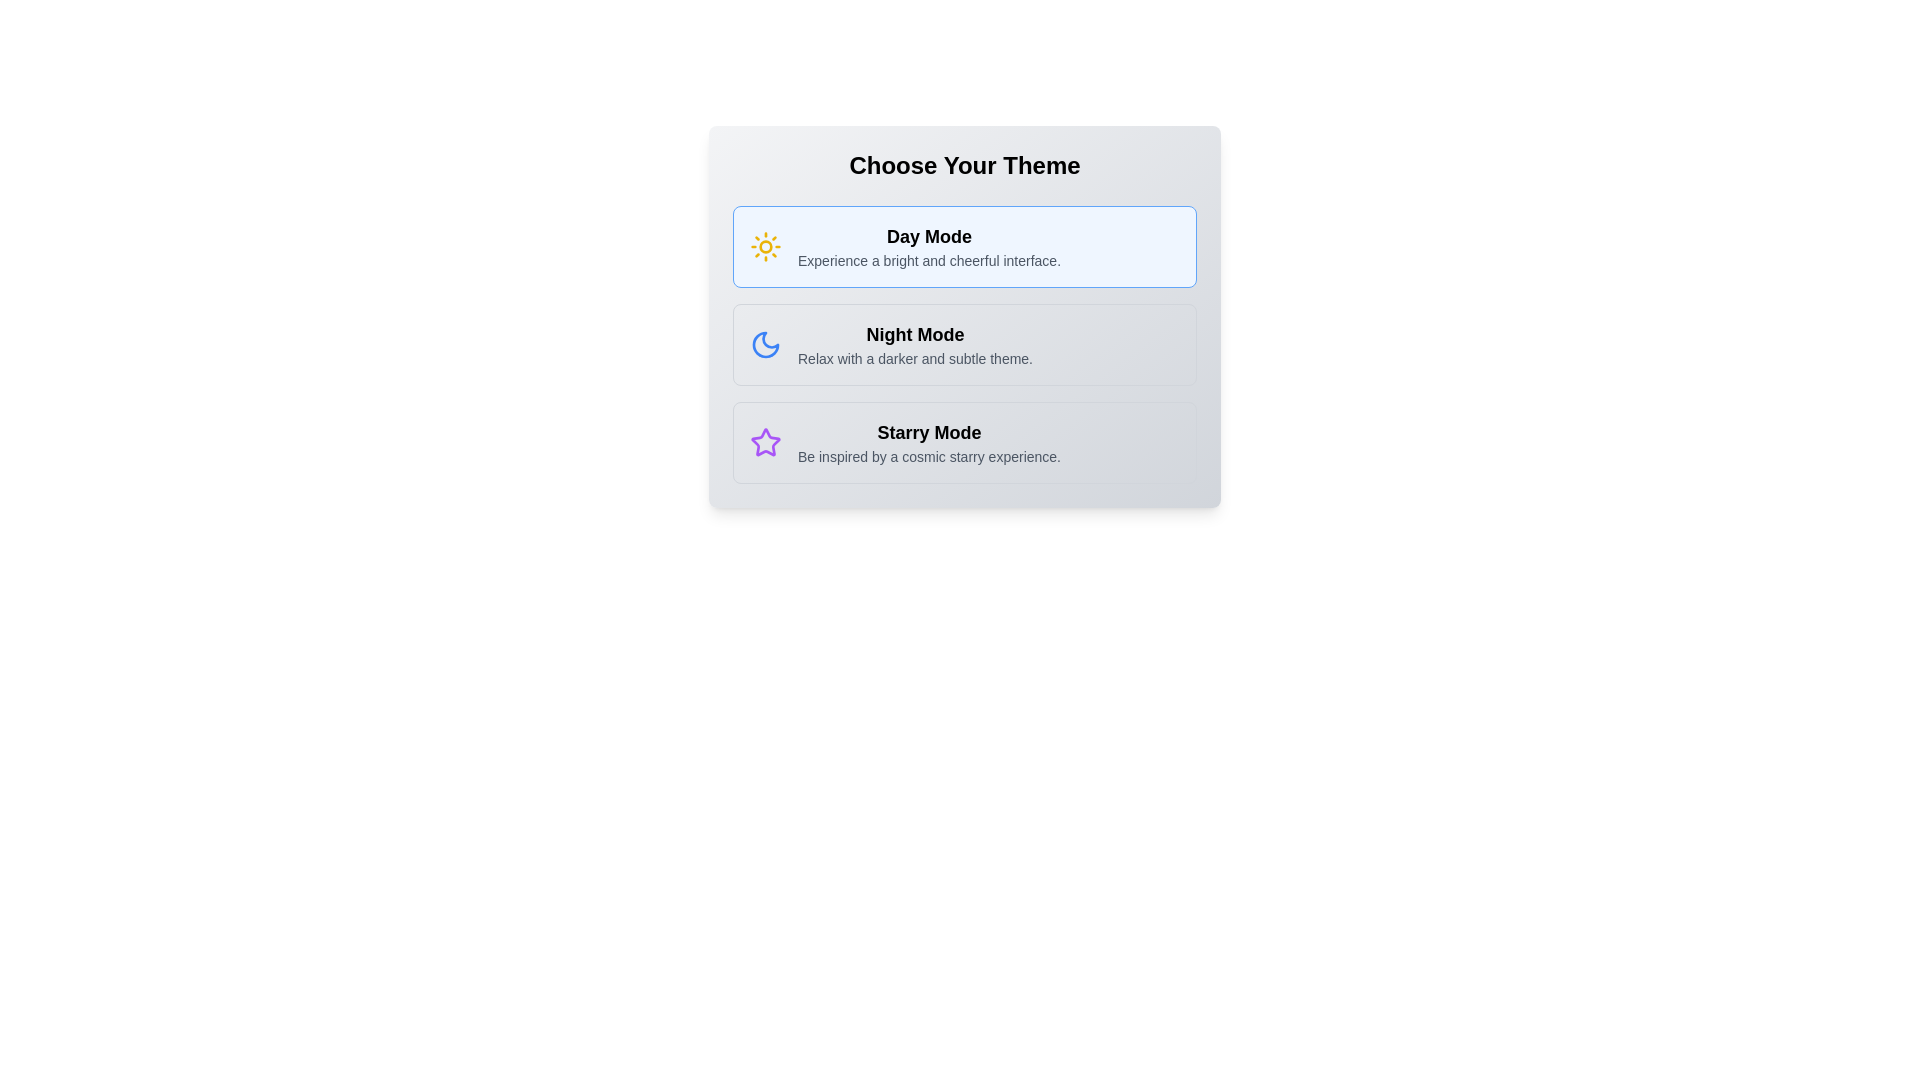  Describe the element at coordinates (765, 343) in the screenshot. I see `the crescent moon icon in dark blue color located to the left of the 'Night Mode' text within the 'Choose Your Theme' selection panel` at that location.